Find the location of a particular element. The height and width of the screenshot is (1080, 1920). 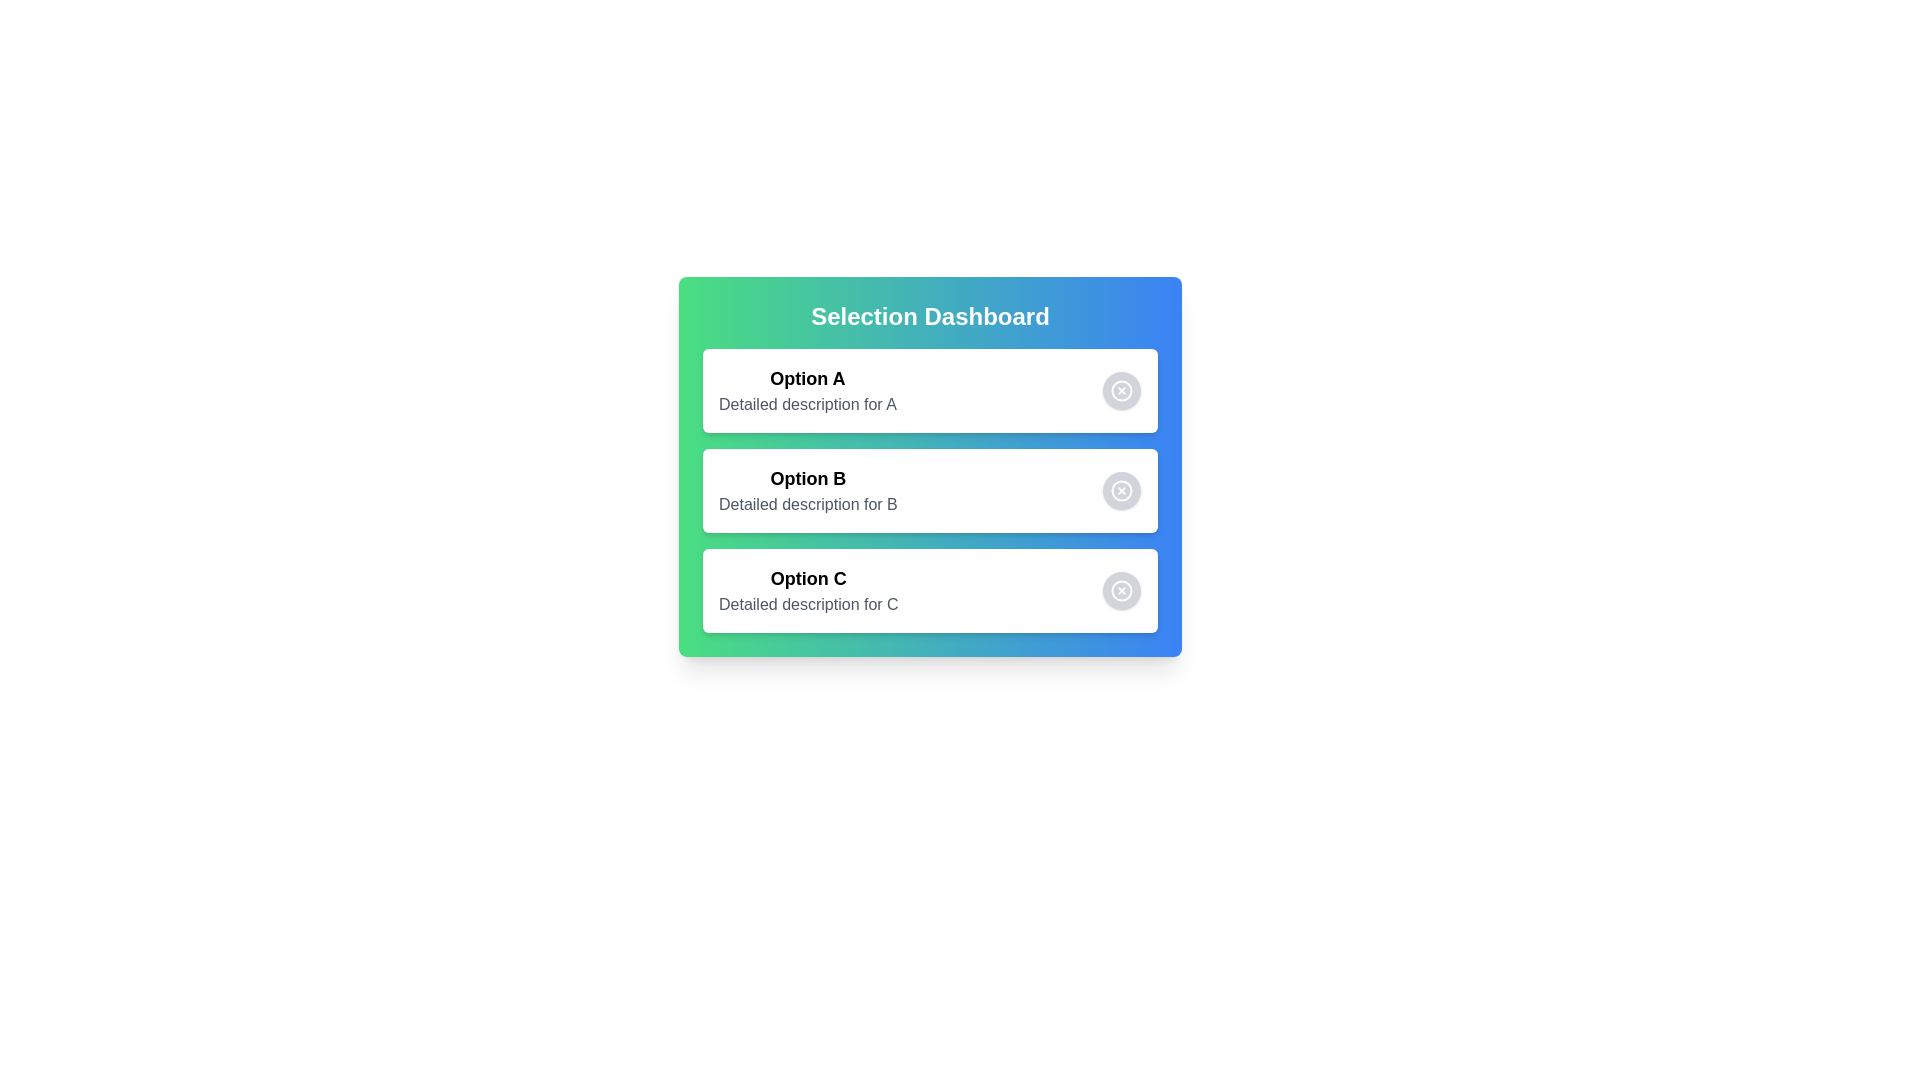

the choice corresponding to Option B by clicking its button is located at coordinates (1122, 490).